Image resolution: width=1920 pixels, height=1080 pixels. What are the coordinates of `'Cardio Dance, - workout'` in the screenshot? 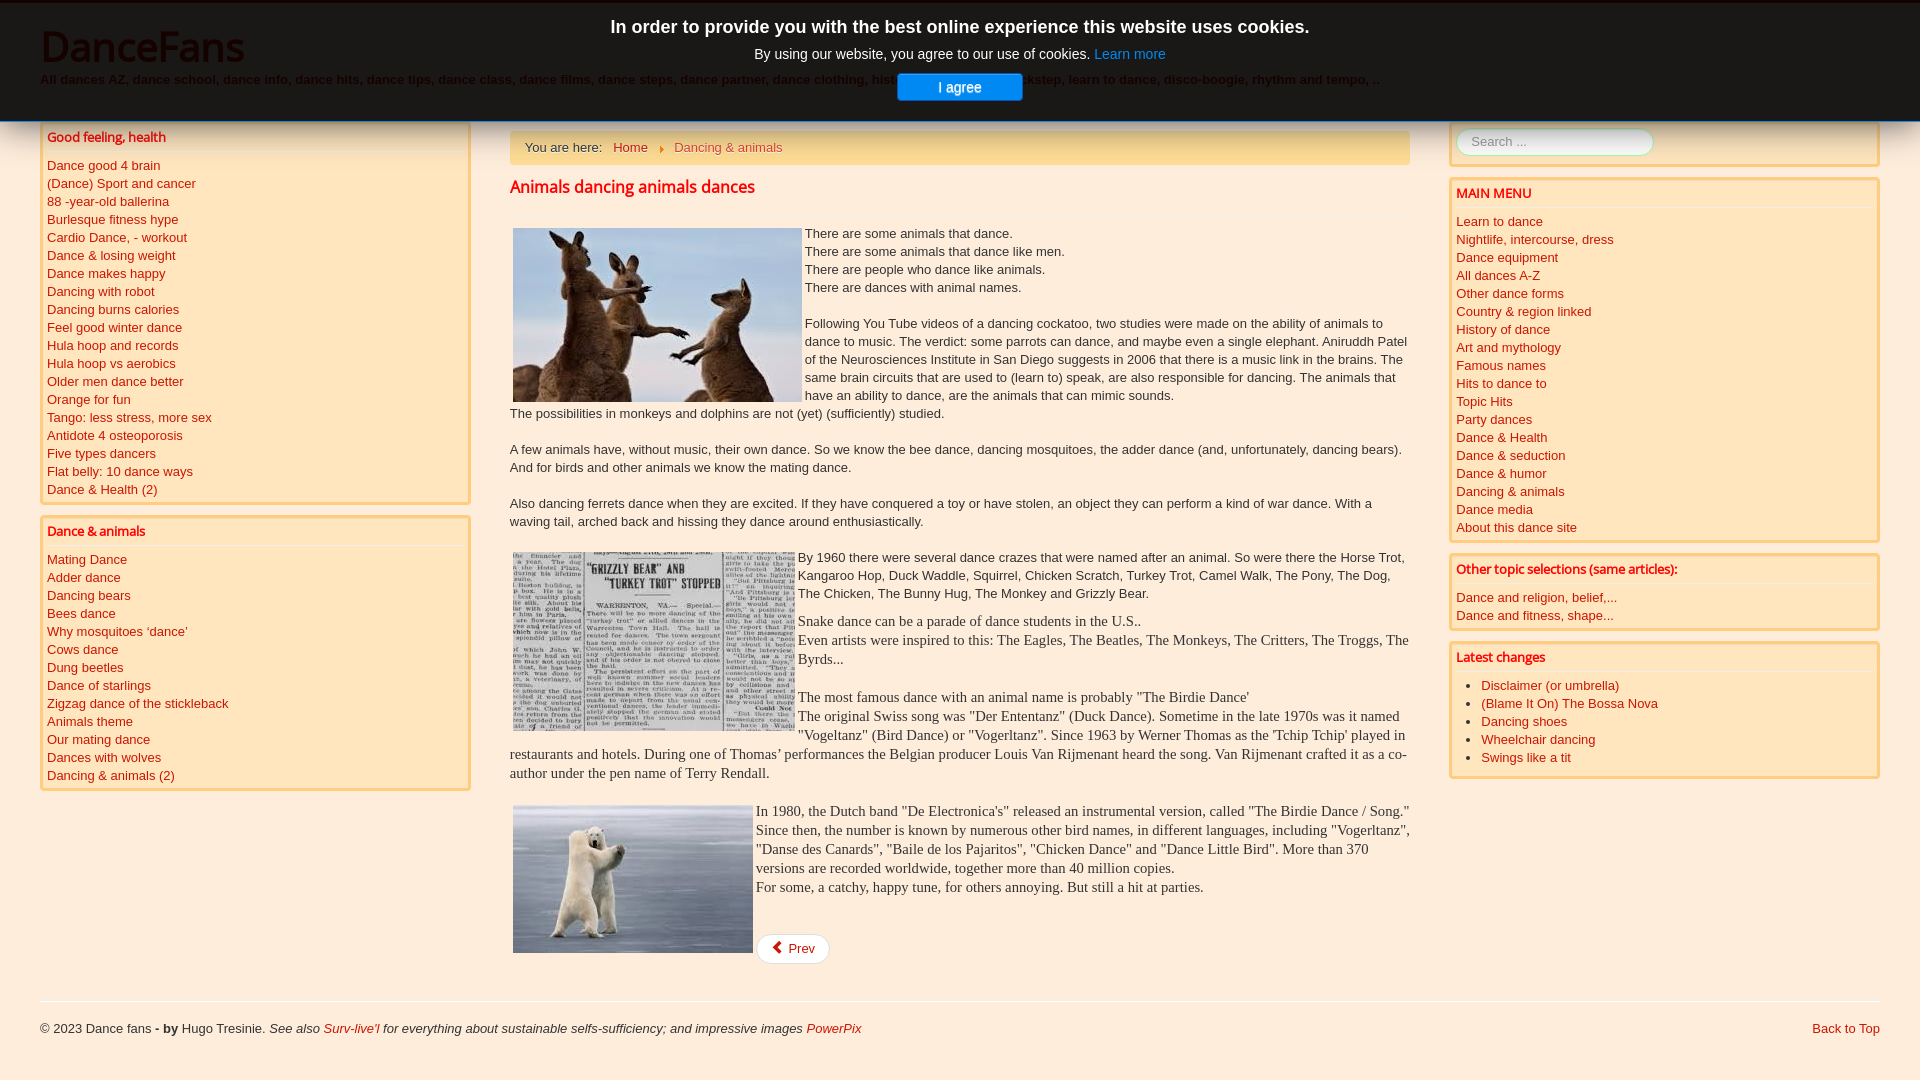 It's located at (47, 237).